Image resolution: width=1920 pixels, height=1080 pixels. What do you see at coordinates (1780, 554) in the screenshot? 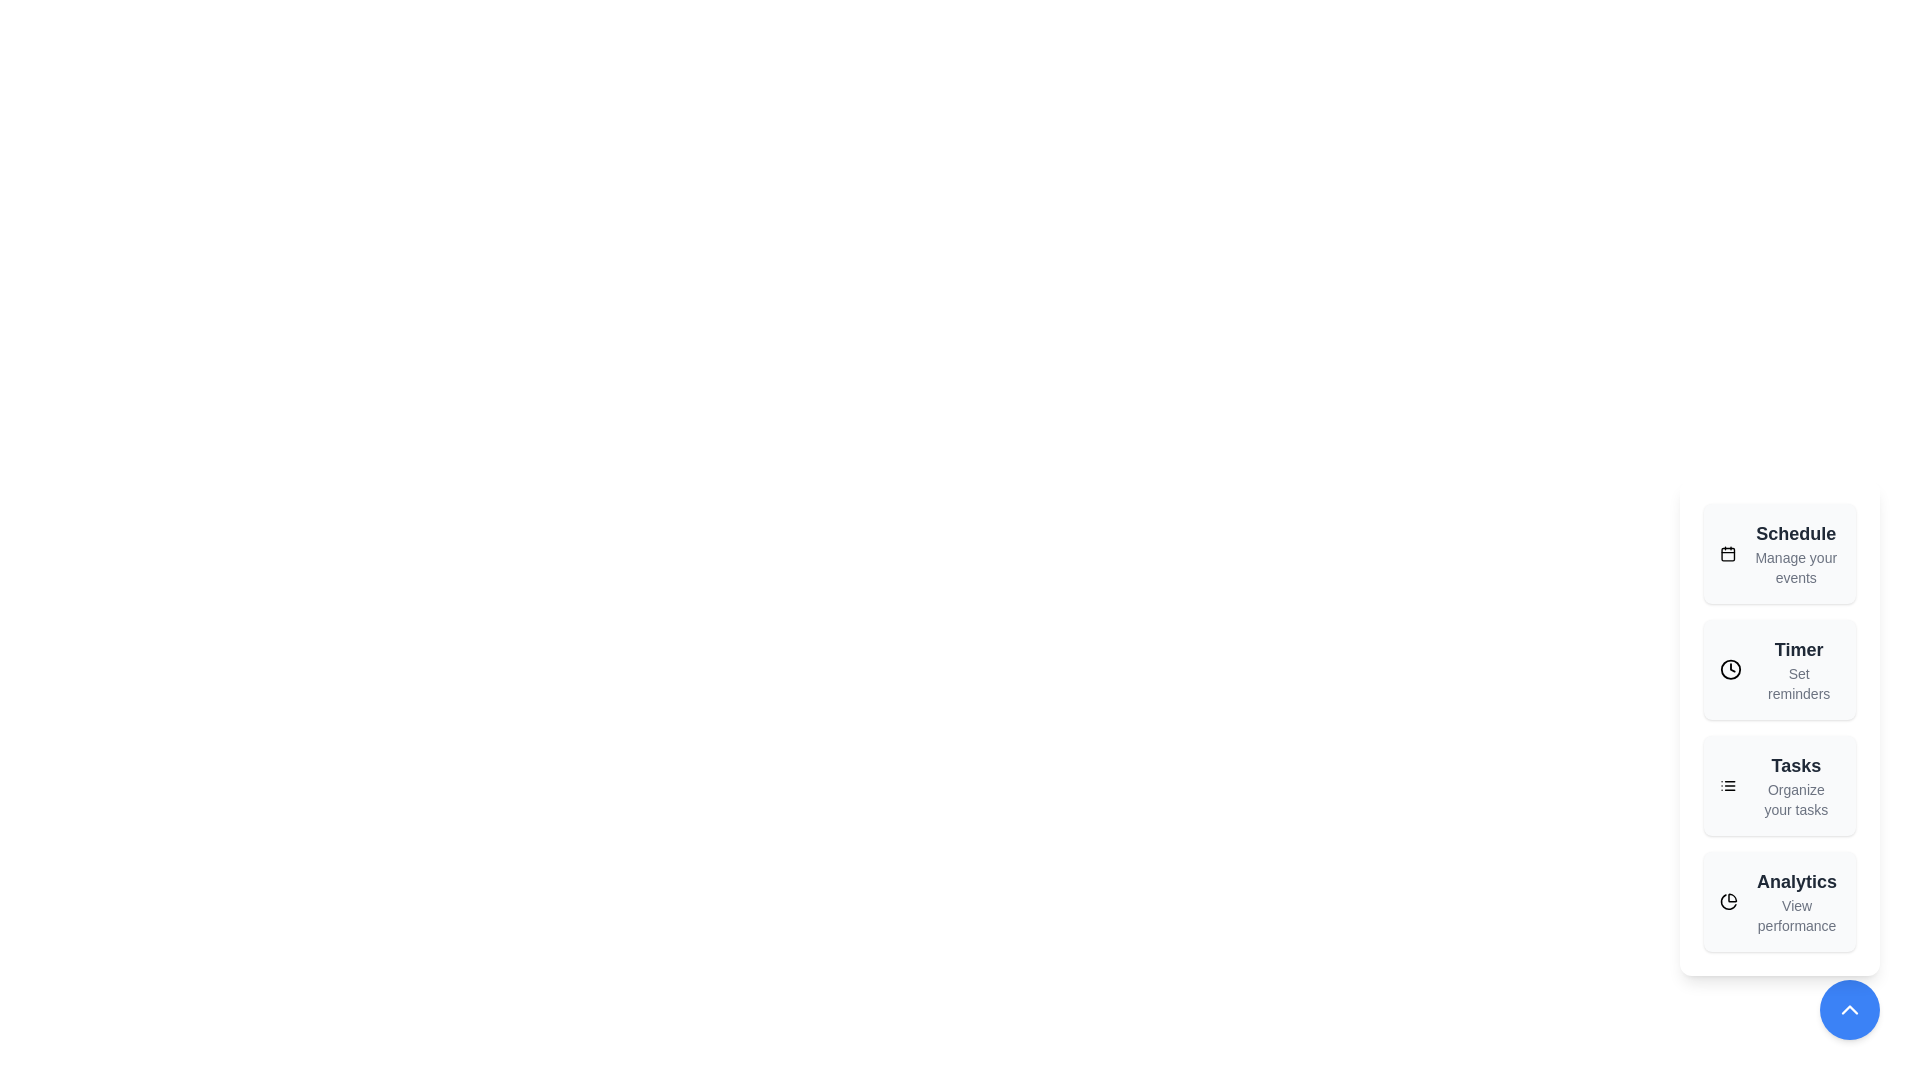
I see `the action item Schedule from the speed dial menu` at bounding box center [1780, 554].